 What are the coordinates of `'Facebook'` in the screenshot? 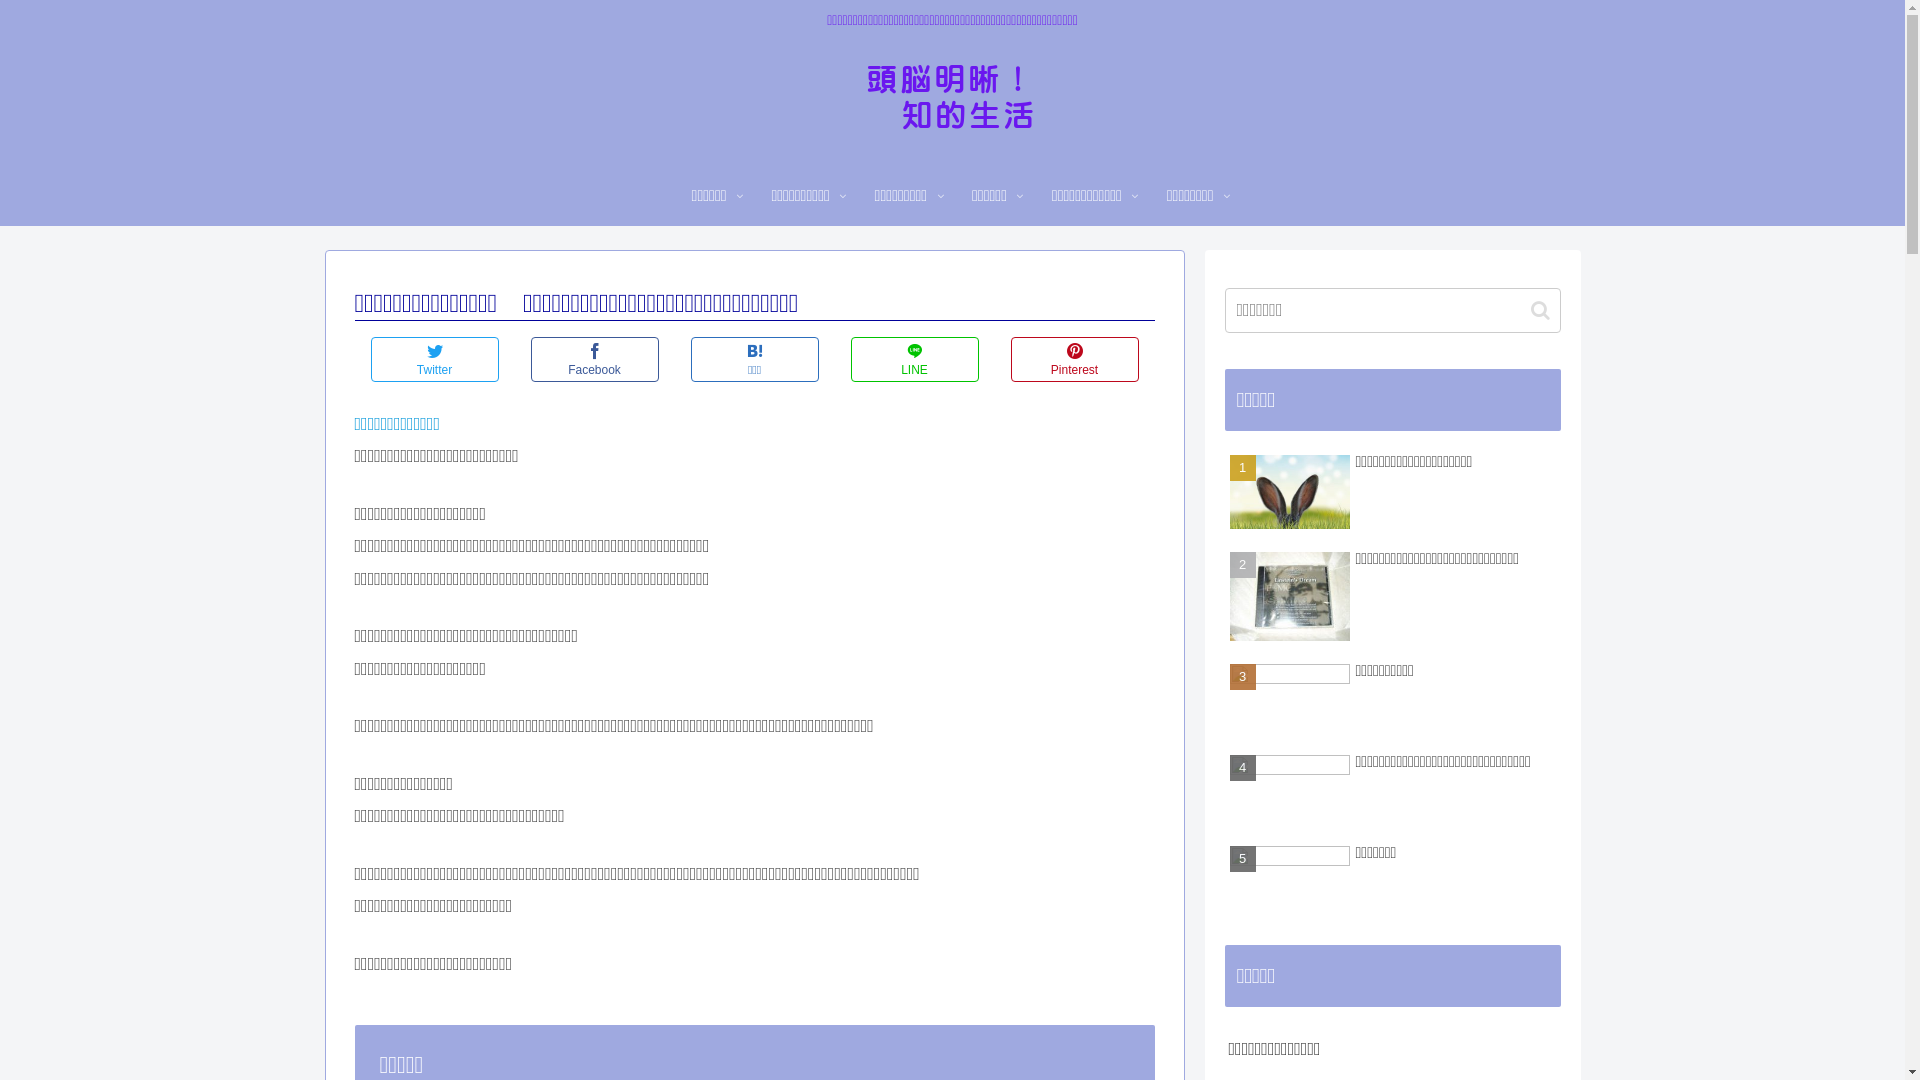 It's located at (593, 358).